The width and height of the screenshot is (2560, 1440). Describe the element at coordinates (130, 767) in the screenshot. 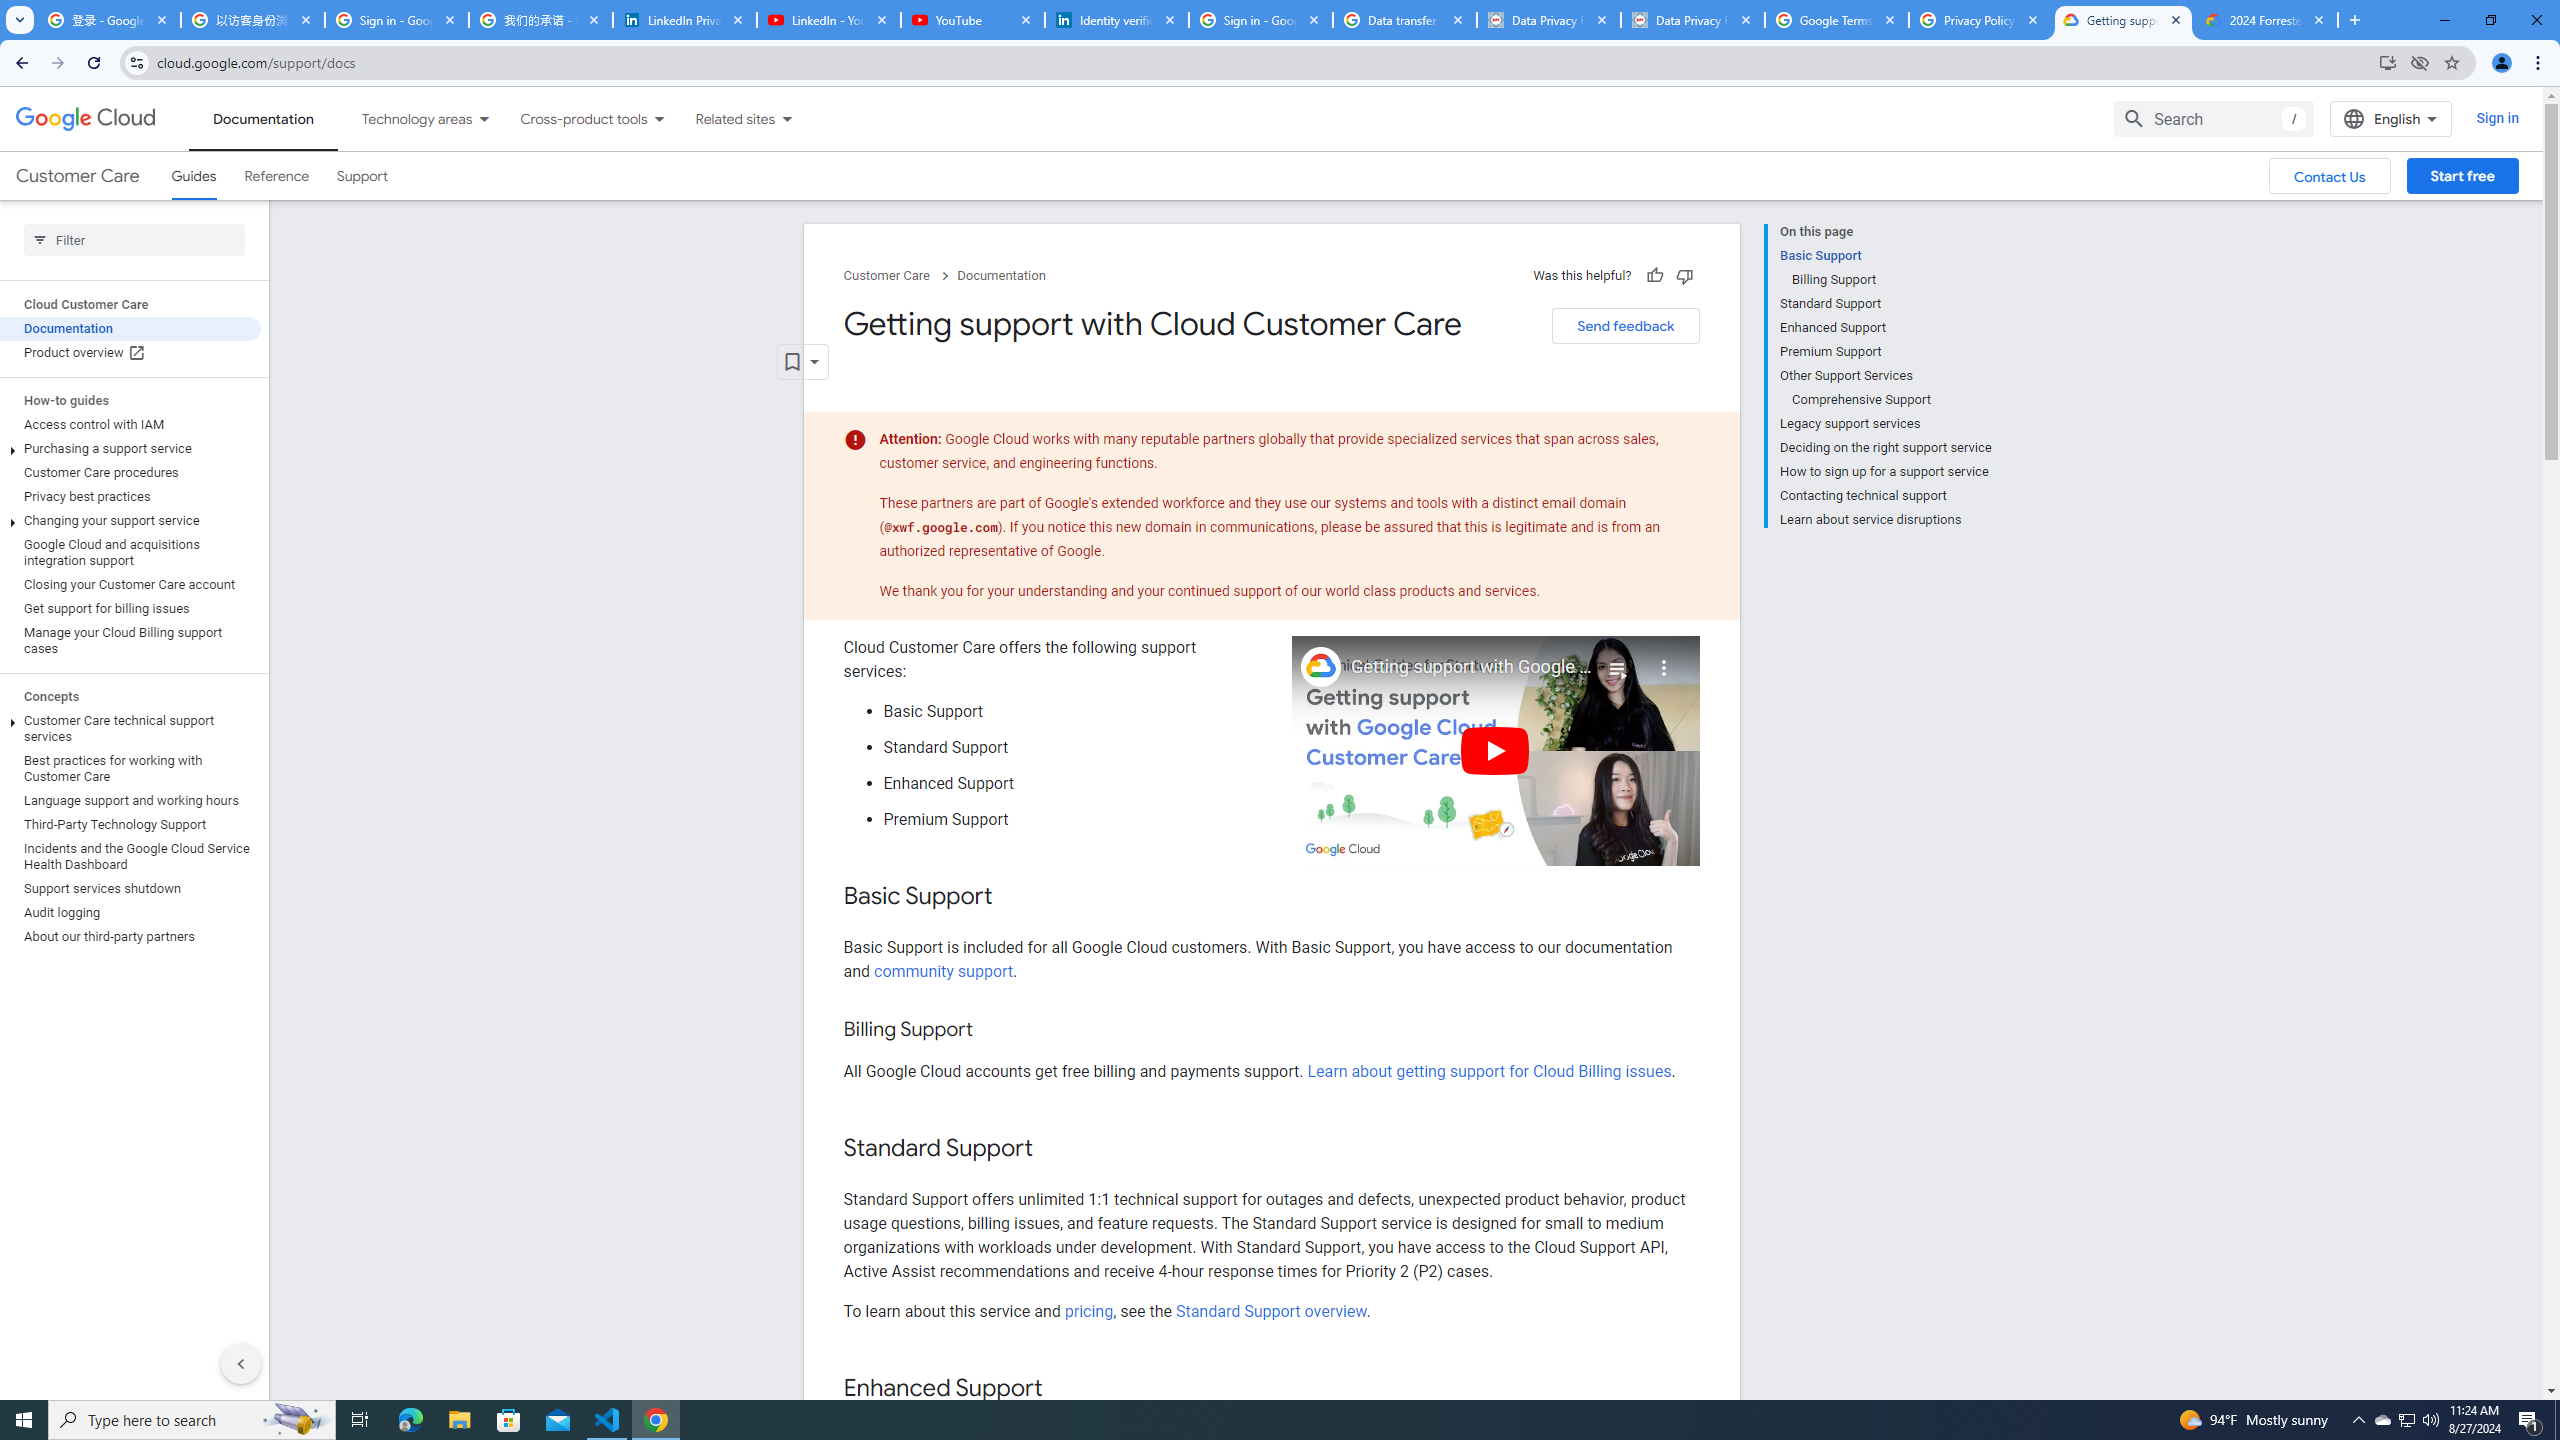

I see `'Best practices for working with Customer Care'` at that location.